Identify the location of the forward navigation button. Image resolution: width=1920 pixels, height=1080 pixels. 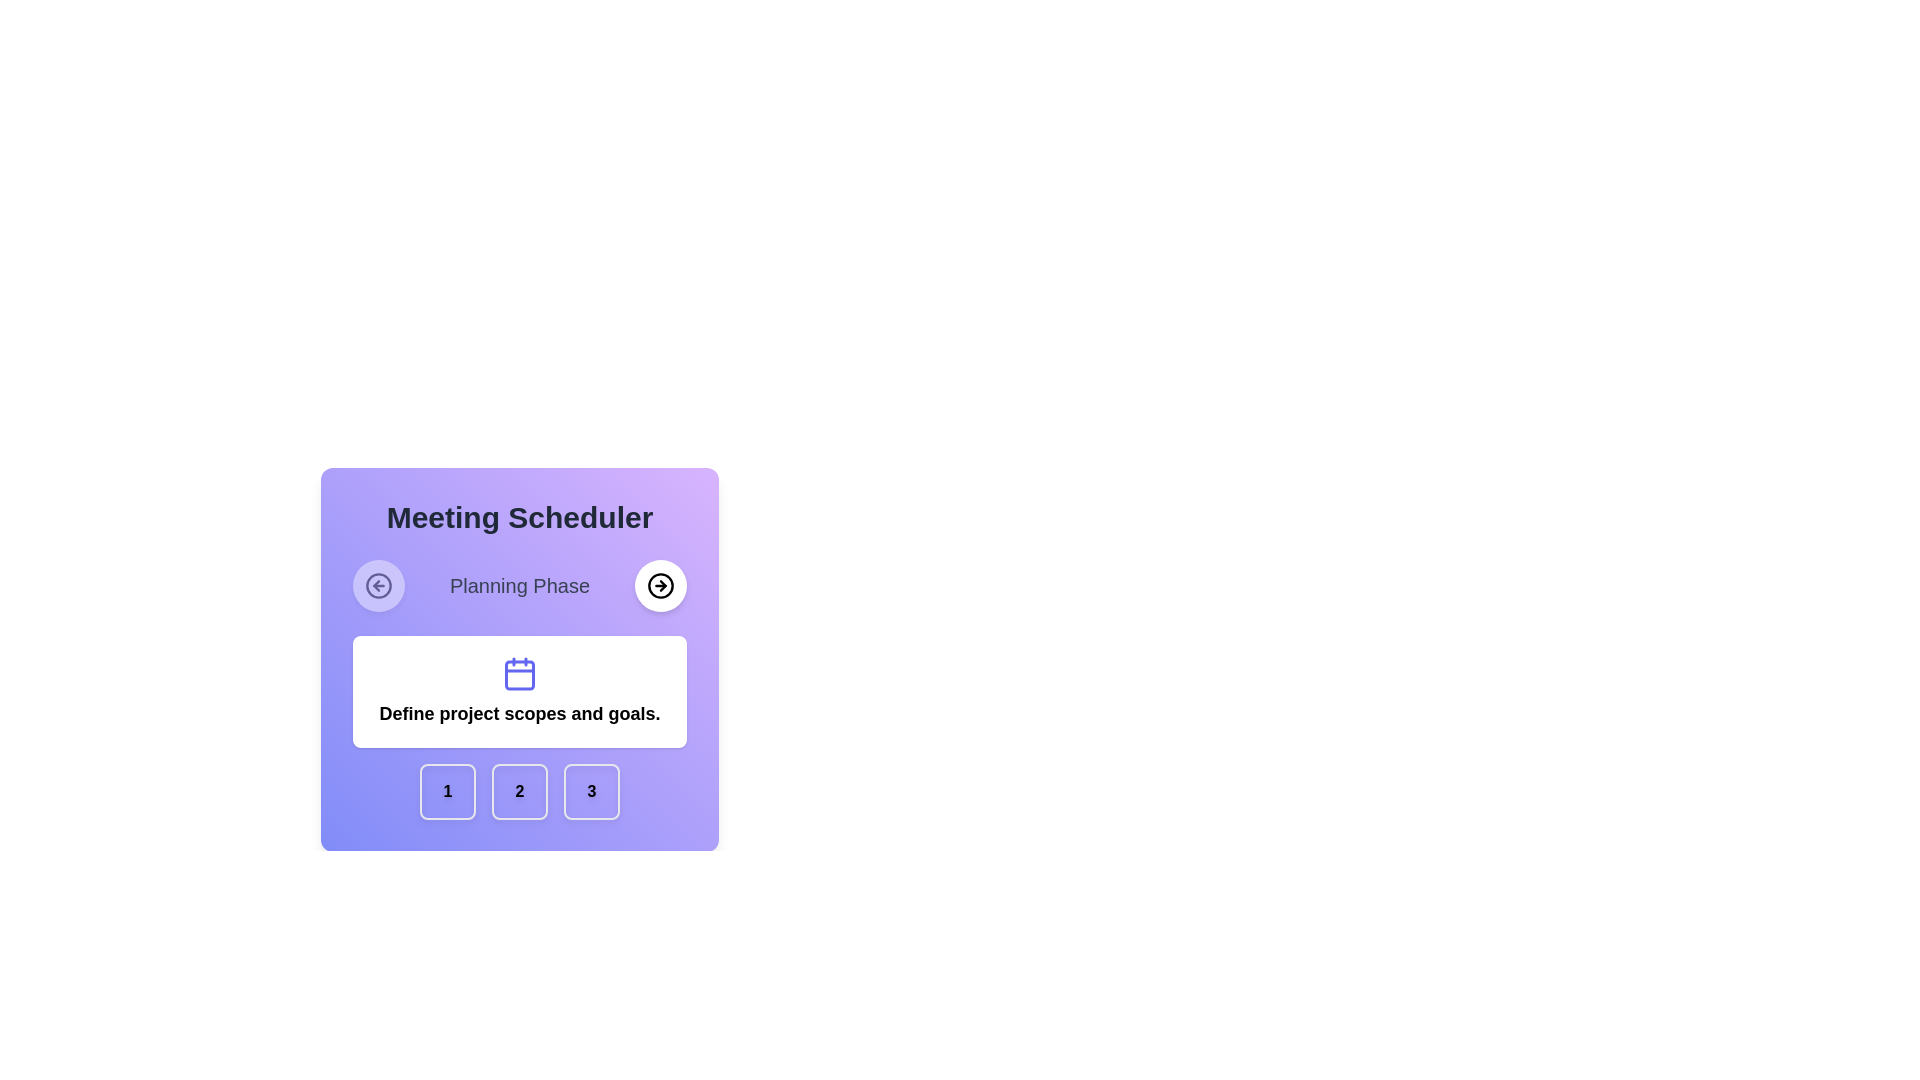
(661, 585).